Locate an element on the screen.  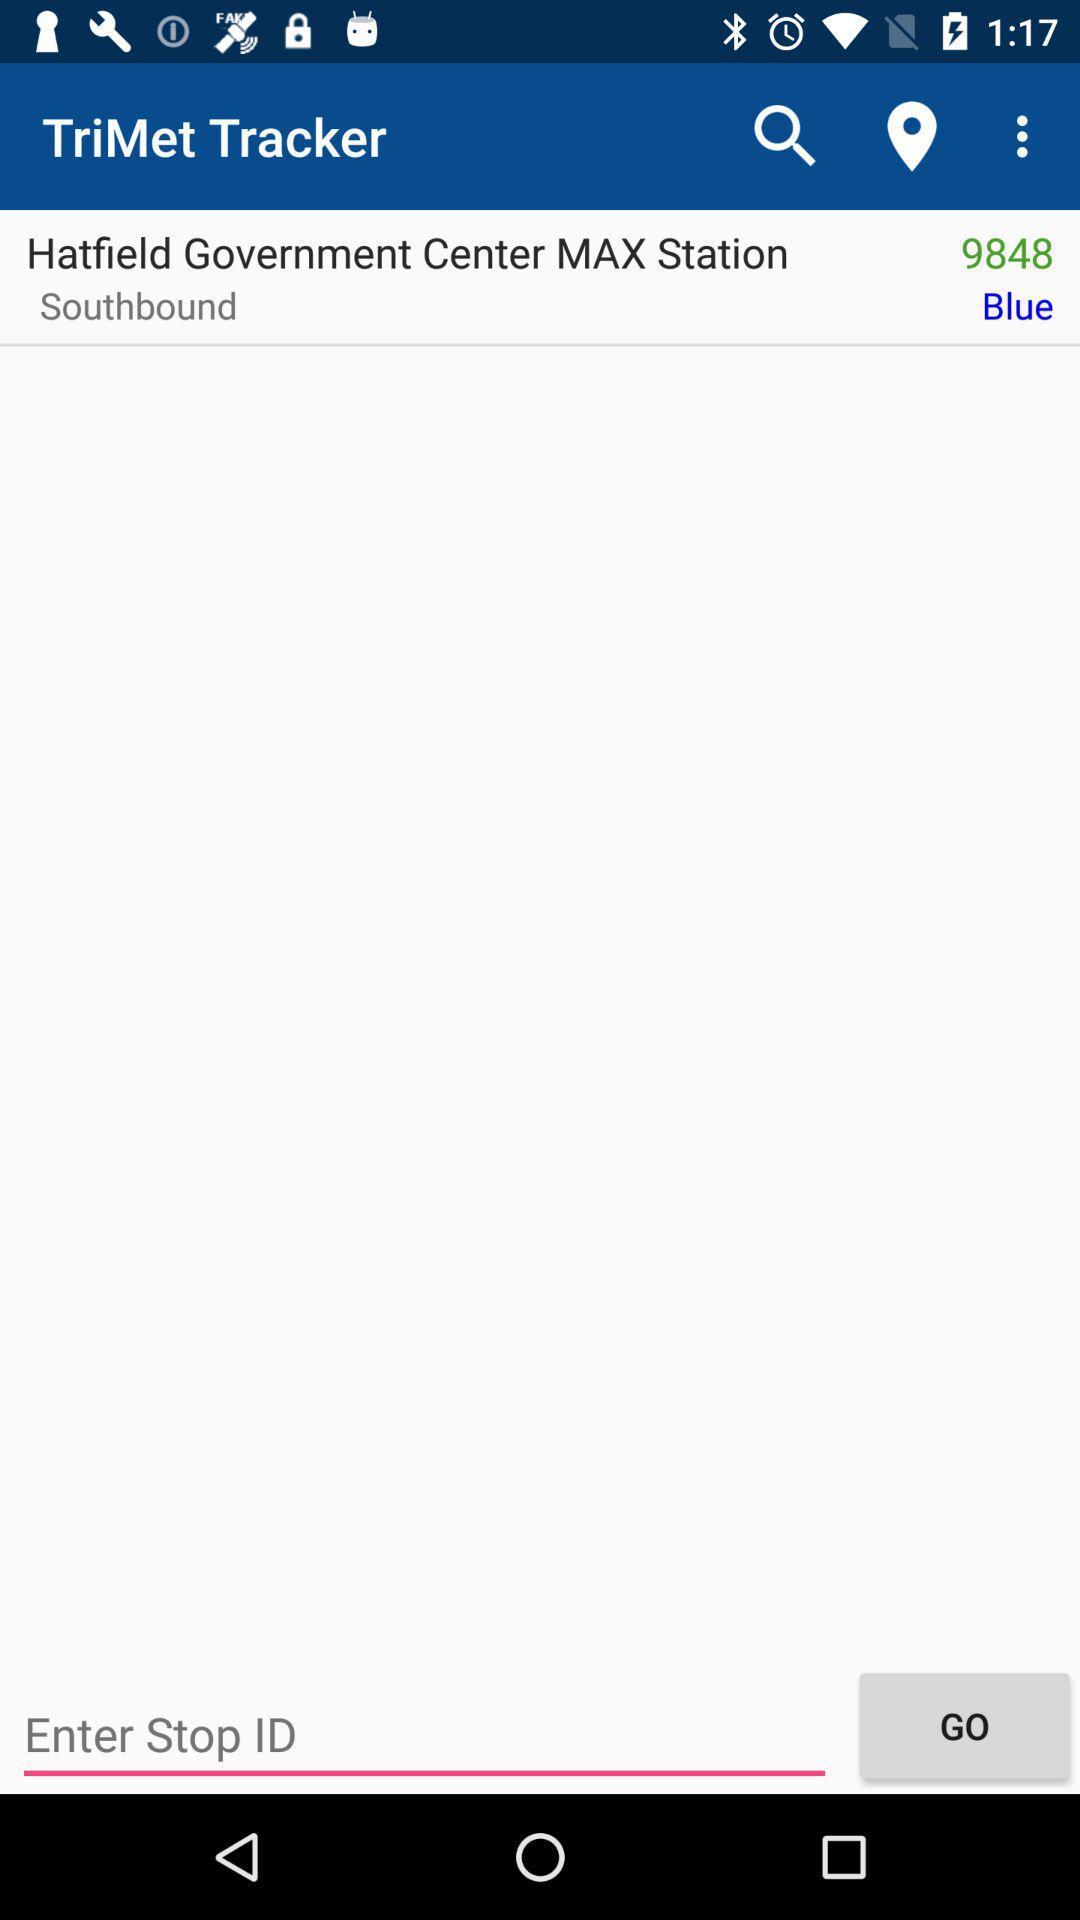
item to the right of the trimet tracker item is located at coordinates (785, 135).